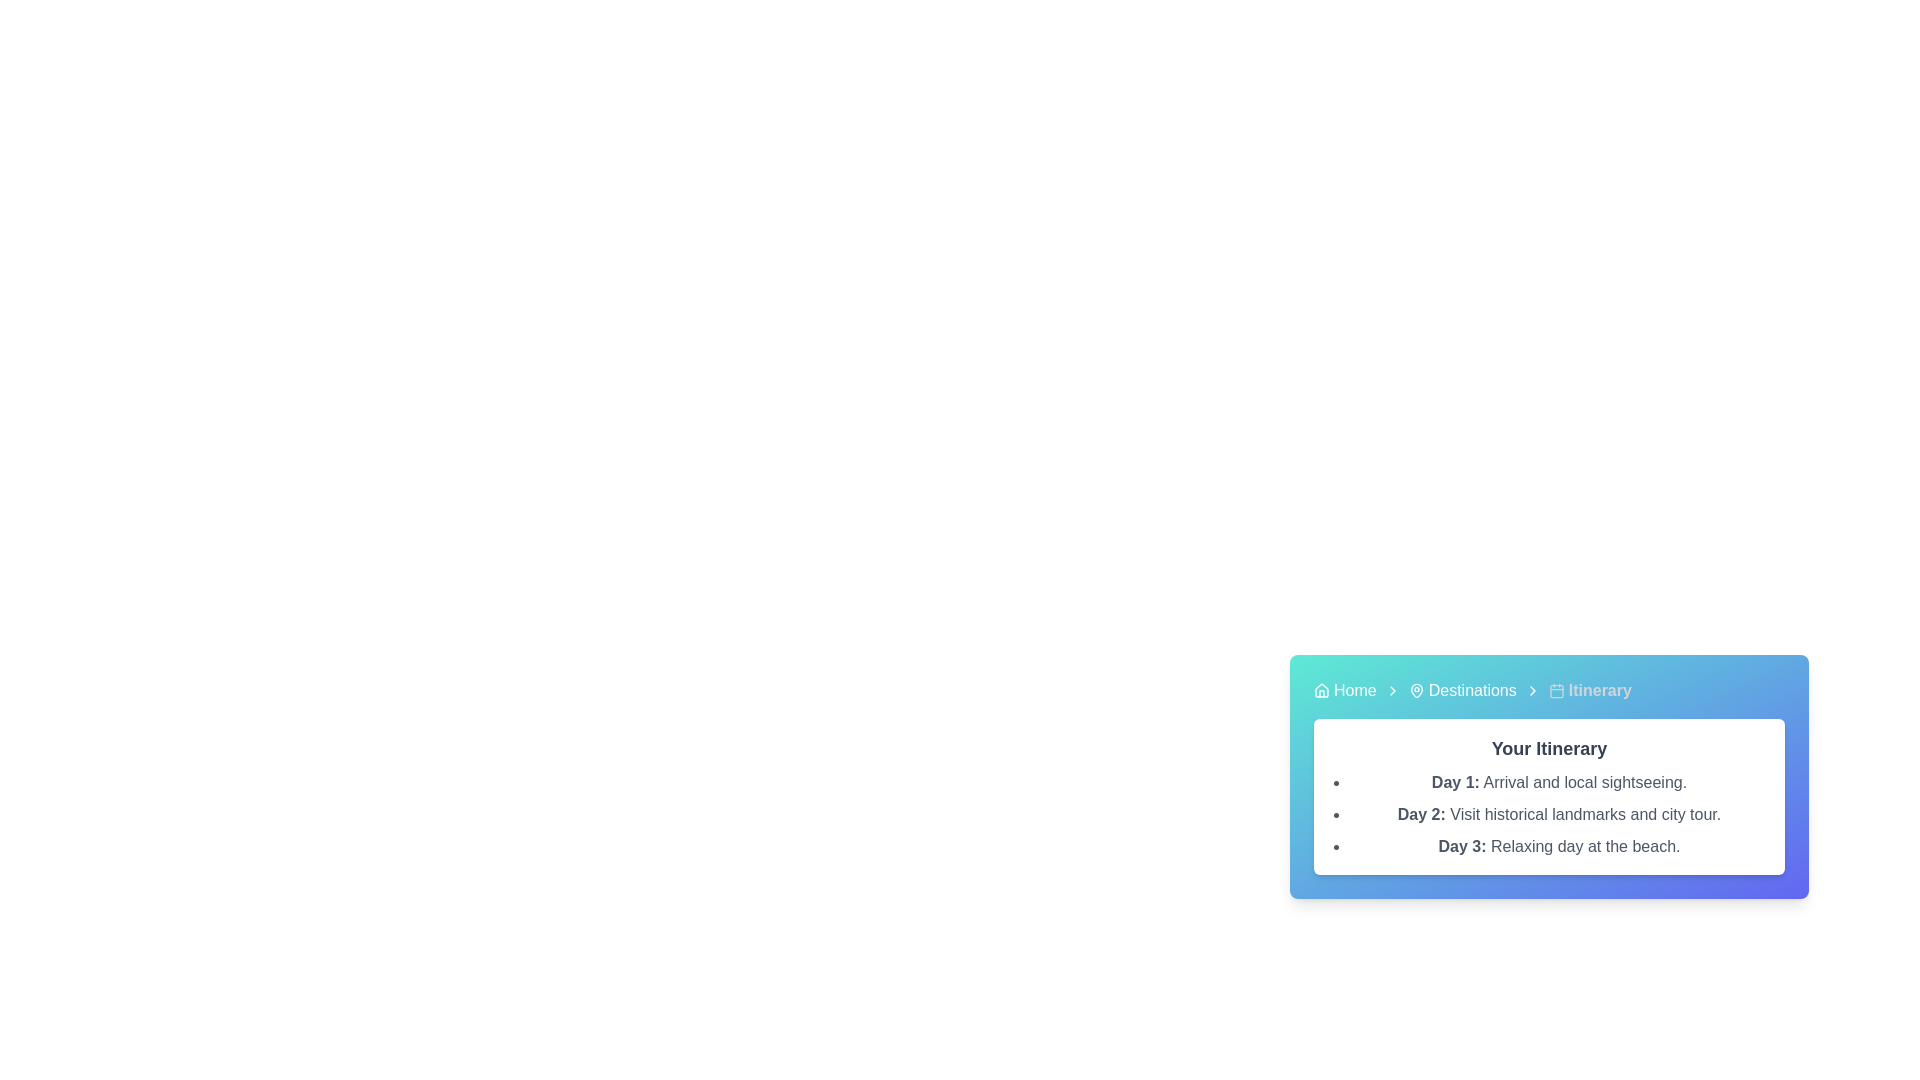 This screenshot has width=1920, height=1080. I want to click on the breadcrumb item located at the far left of the breadcrumb navigation bar, so click(1345, 689).